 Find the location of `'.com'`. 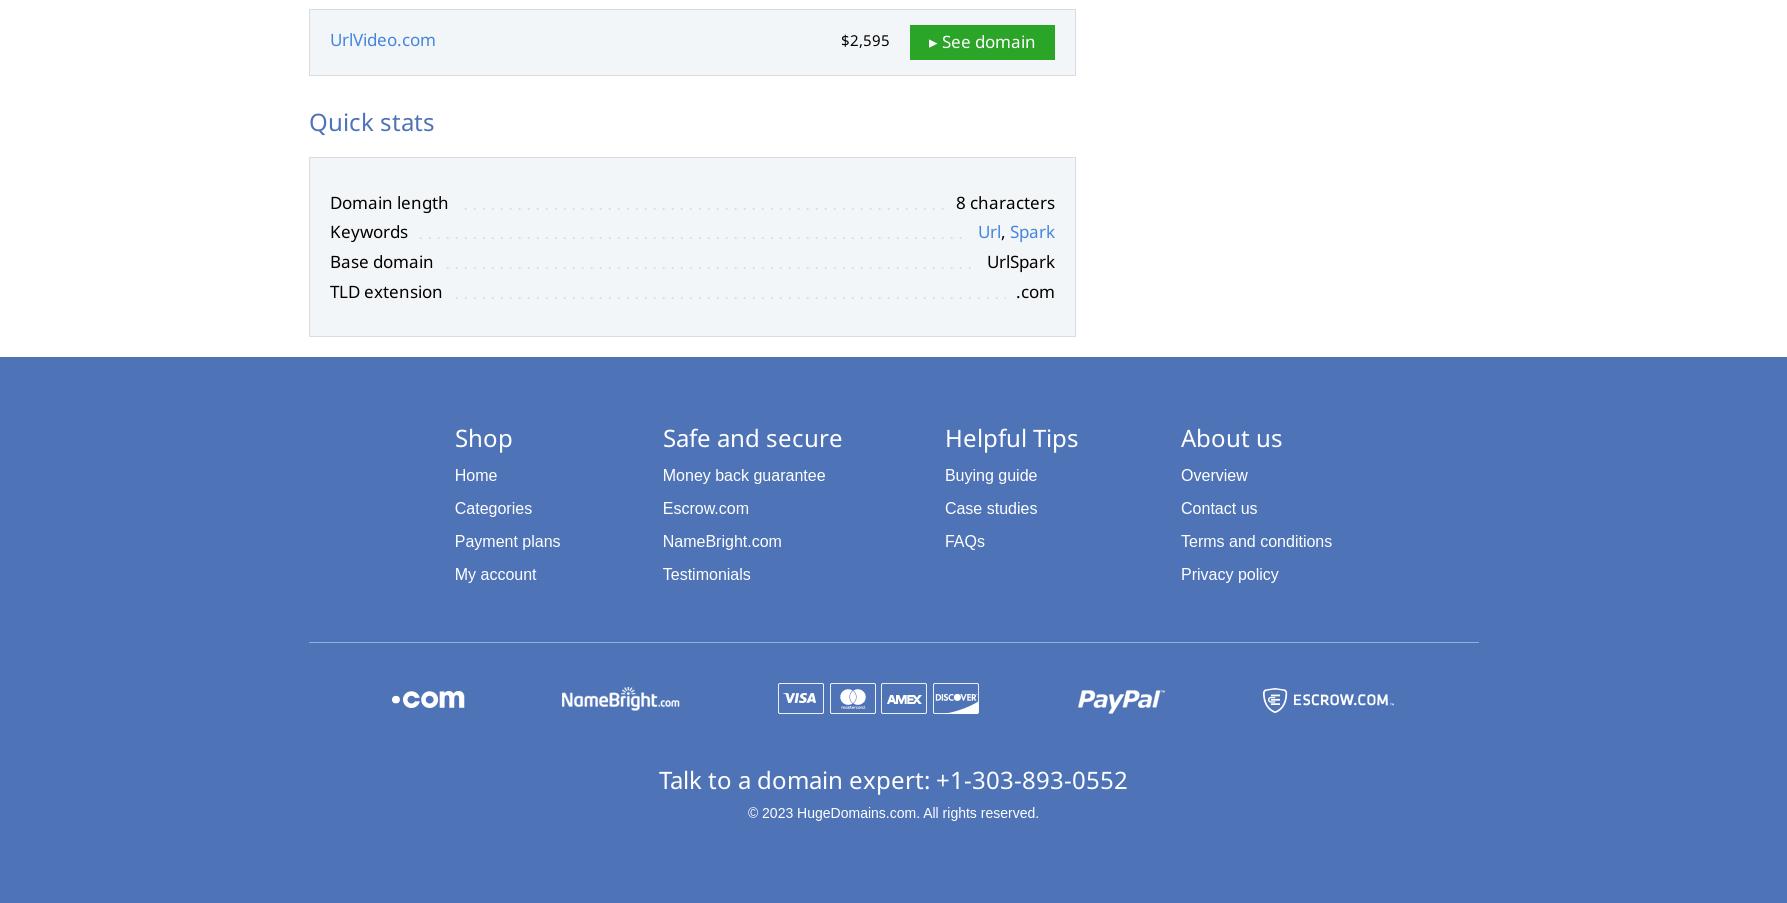

'.com' is located at coordinates (1014, 289).